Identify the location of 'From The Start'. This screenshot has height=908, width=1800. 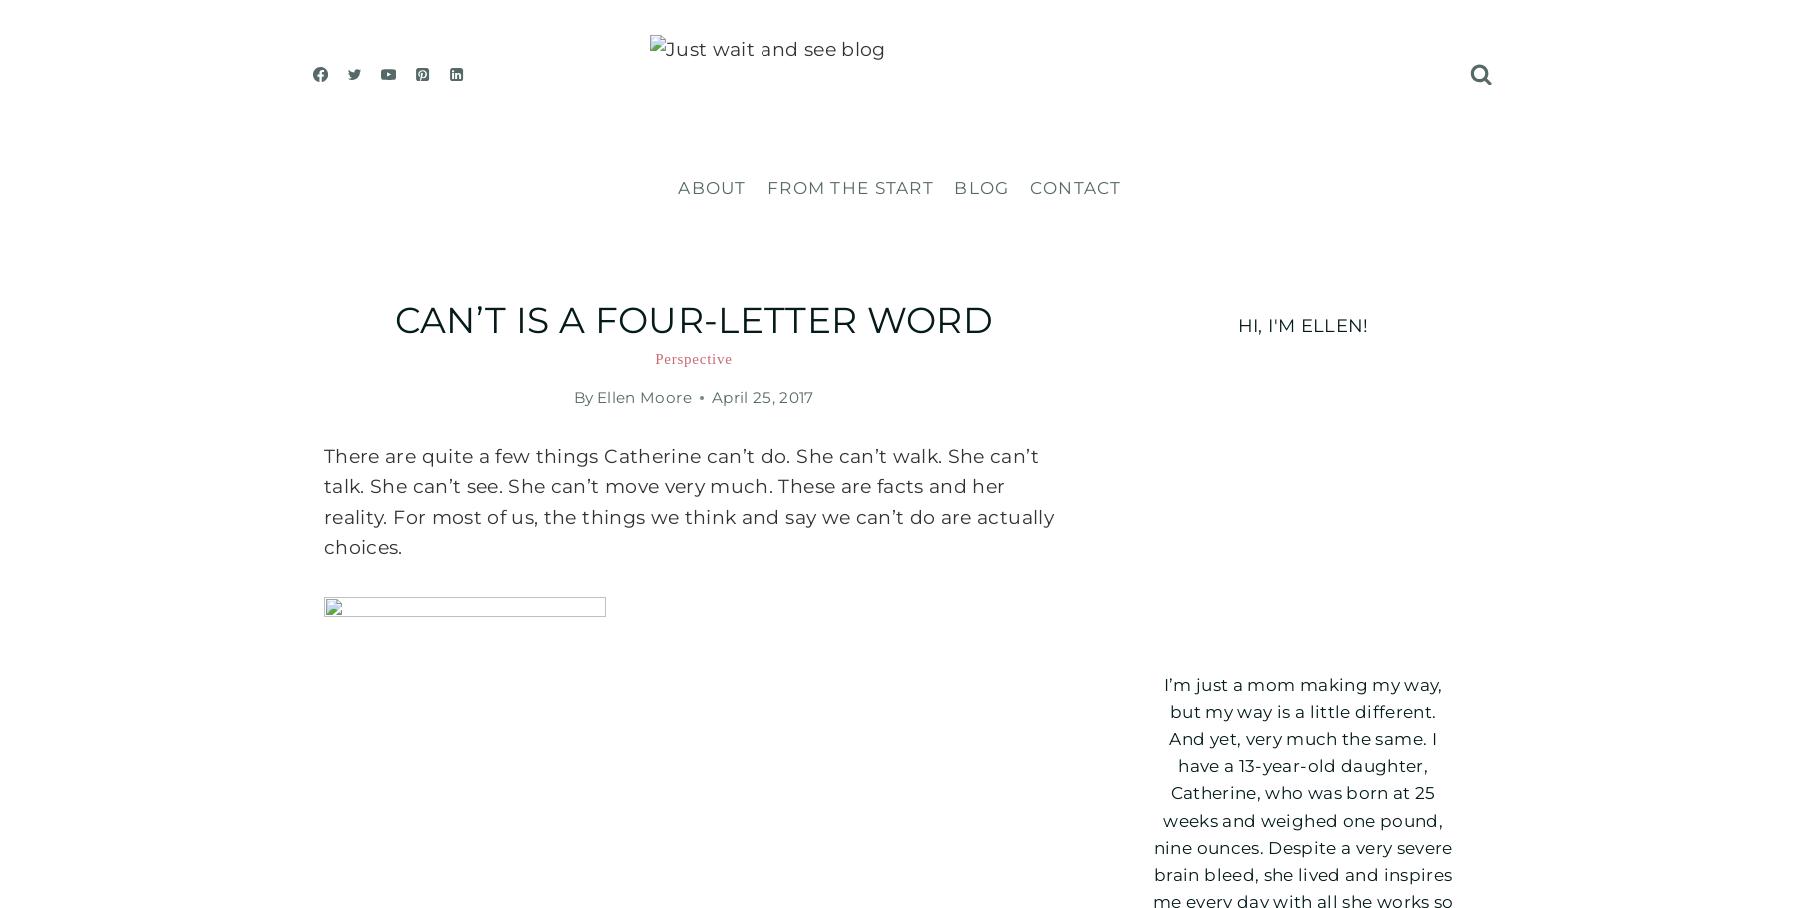
(849, 186).